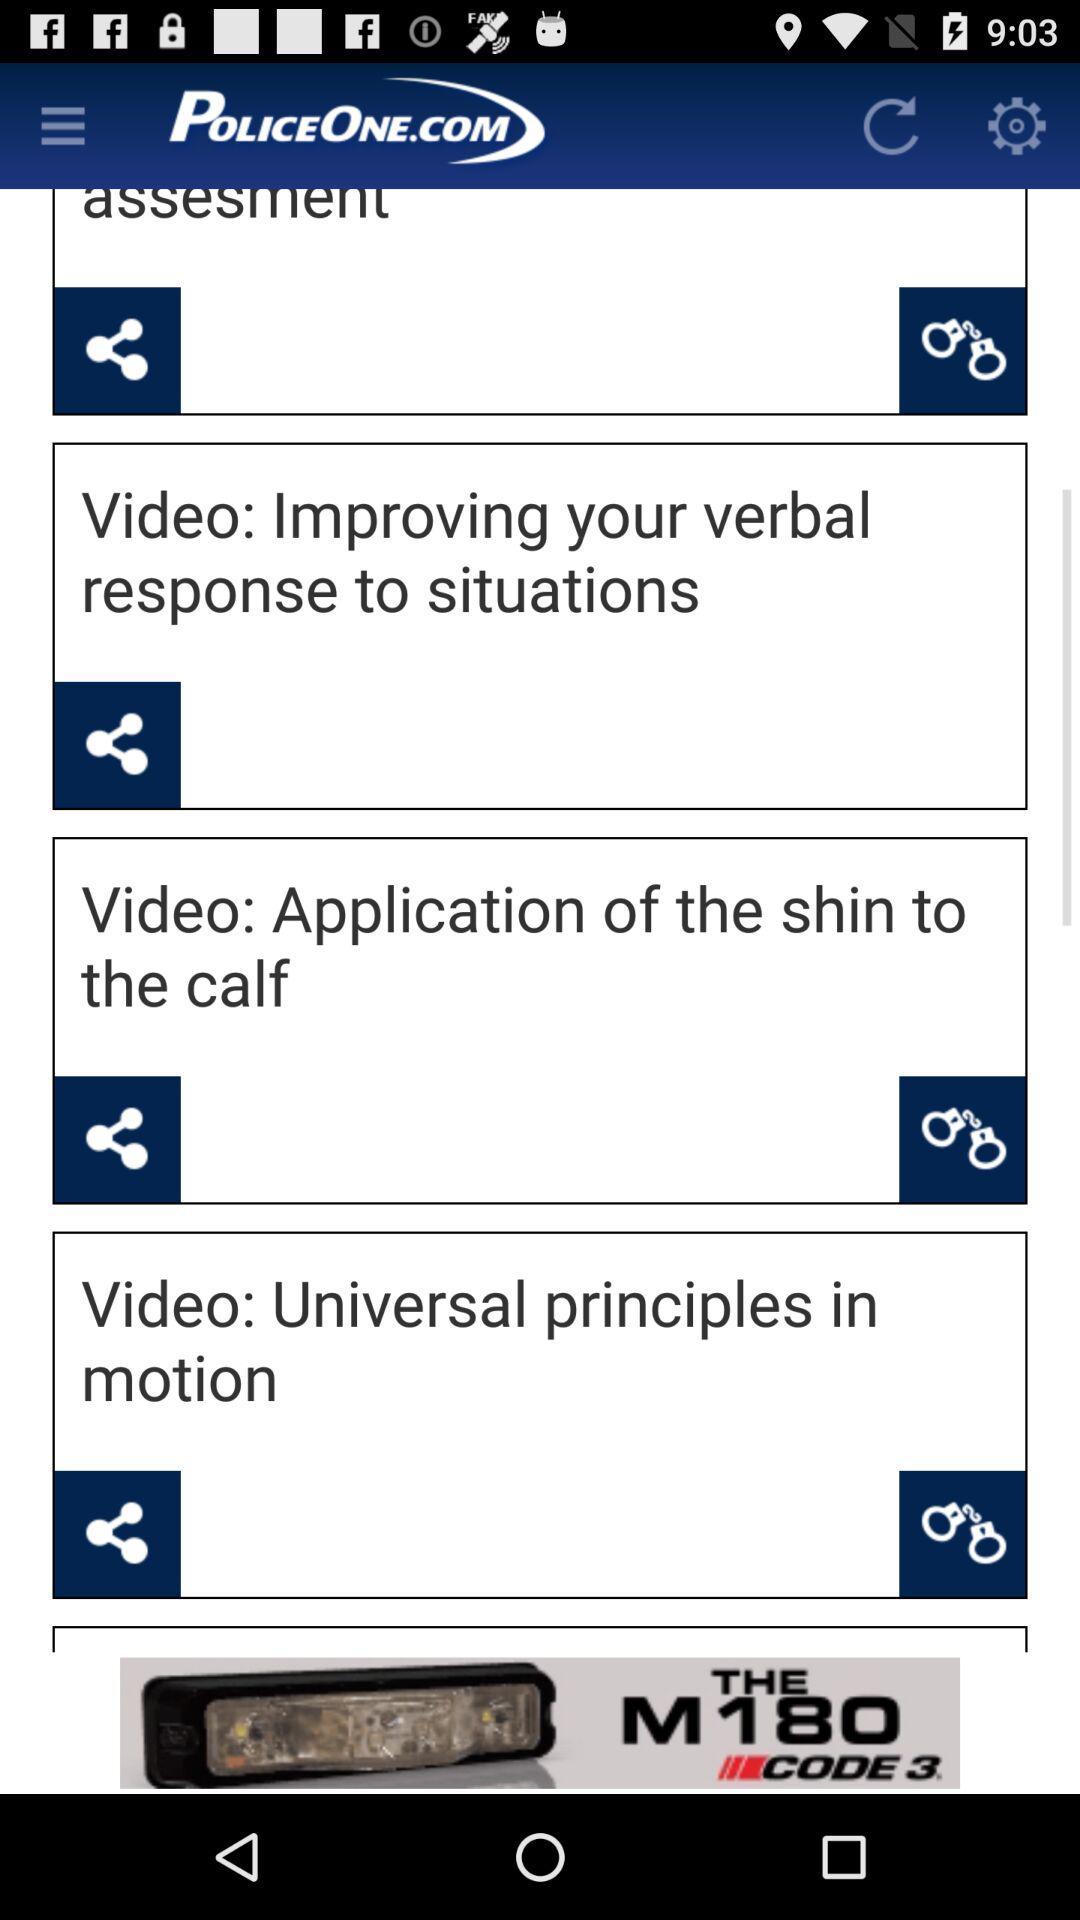 This screenshot has width=1080, height=1920. What do you see at coordinates (1017, 133) in the screenshot?
I see `the settings icon` at bounding box center [1017, 133].